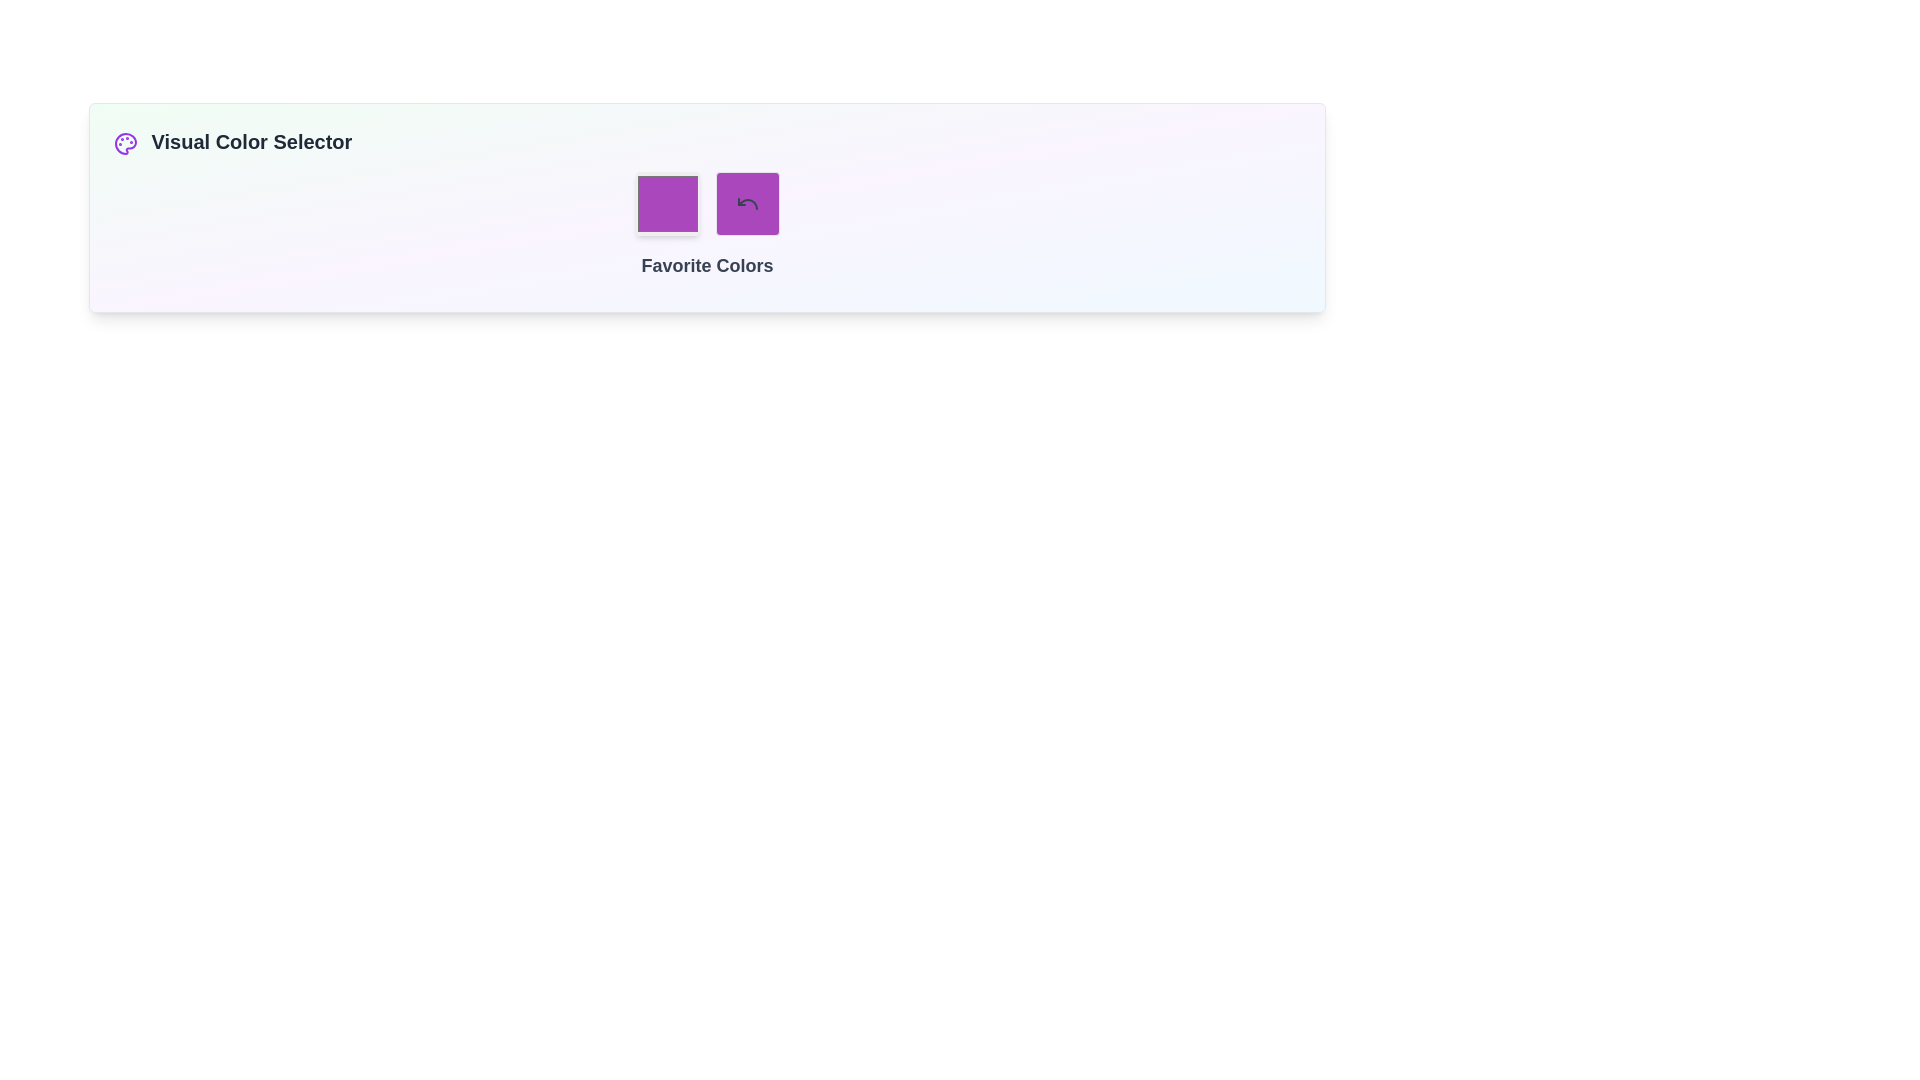  What do you see at coordinates (707, 270) in the screenshot?
I see `the text label that serves as a heading for the color selection section, located below two buttons (one purple and one with a circular arrow icon)` at bounding box center [707, 270].